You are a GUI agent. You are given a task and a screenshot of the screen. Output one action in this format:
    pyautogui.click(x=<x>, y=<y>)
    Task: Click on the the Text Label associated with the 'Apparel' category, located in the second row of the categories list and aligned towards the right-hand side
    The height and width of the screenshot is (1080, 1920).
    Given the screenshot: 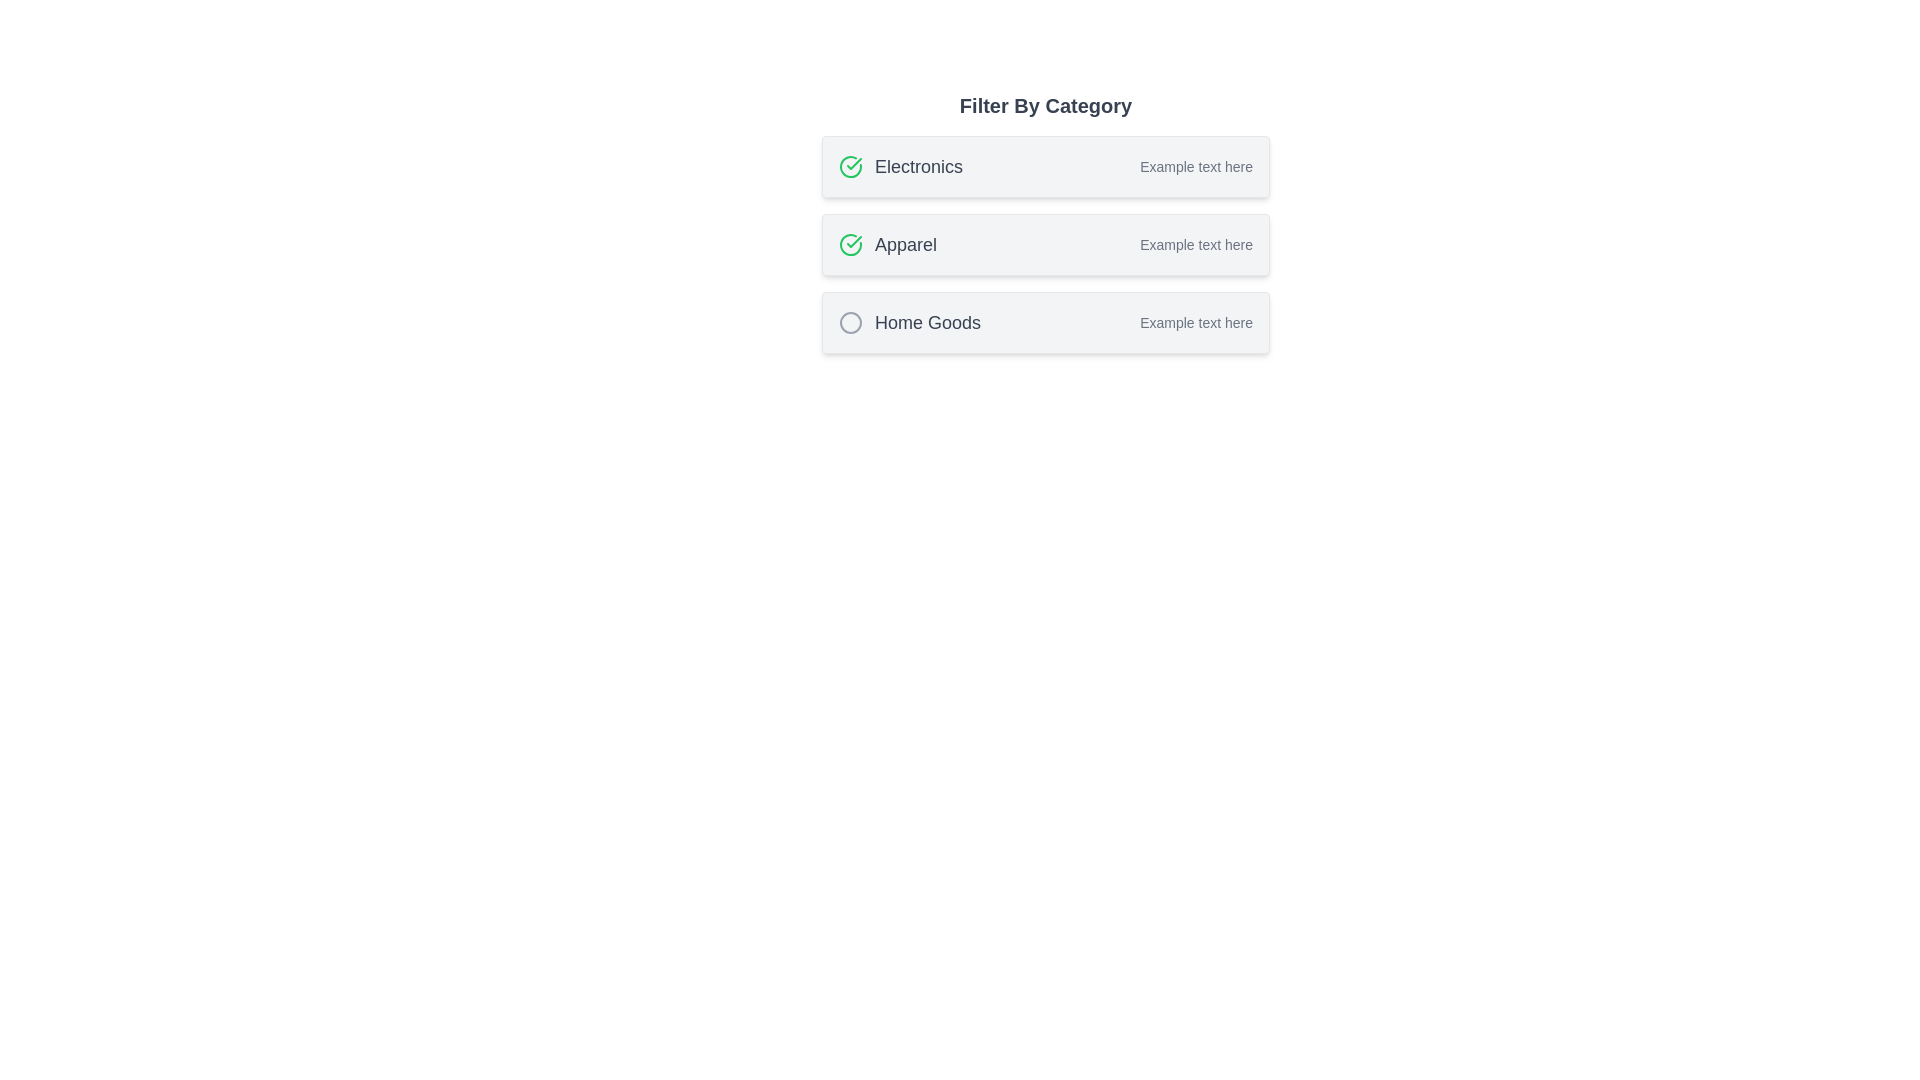 What is the action you would take?
    pyautogui.click(x=1196, y=244)
    